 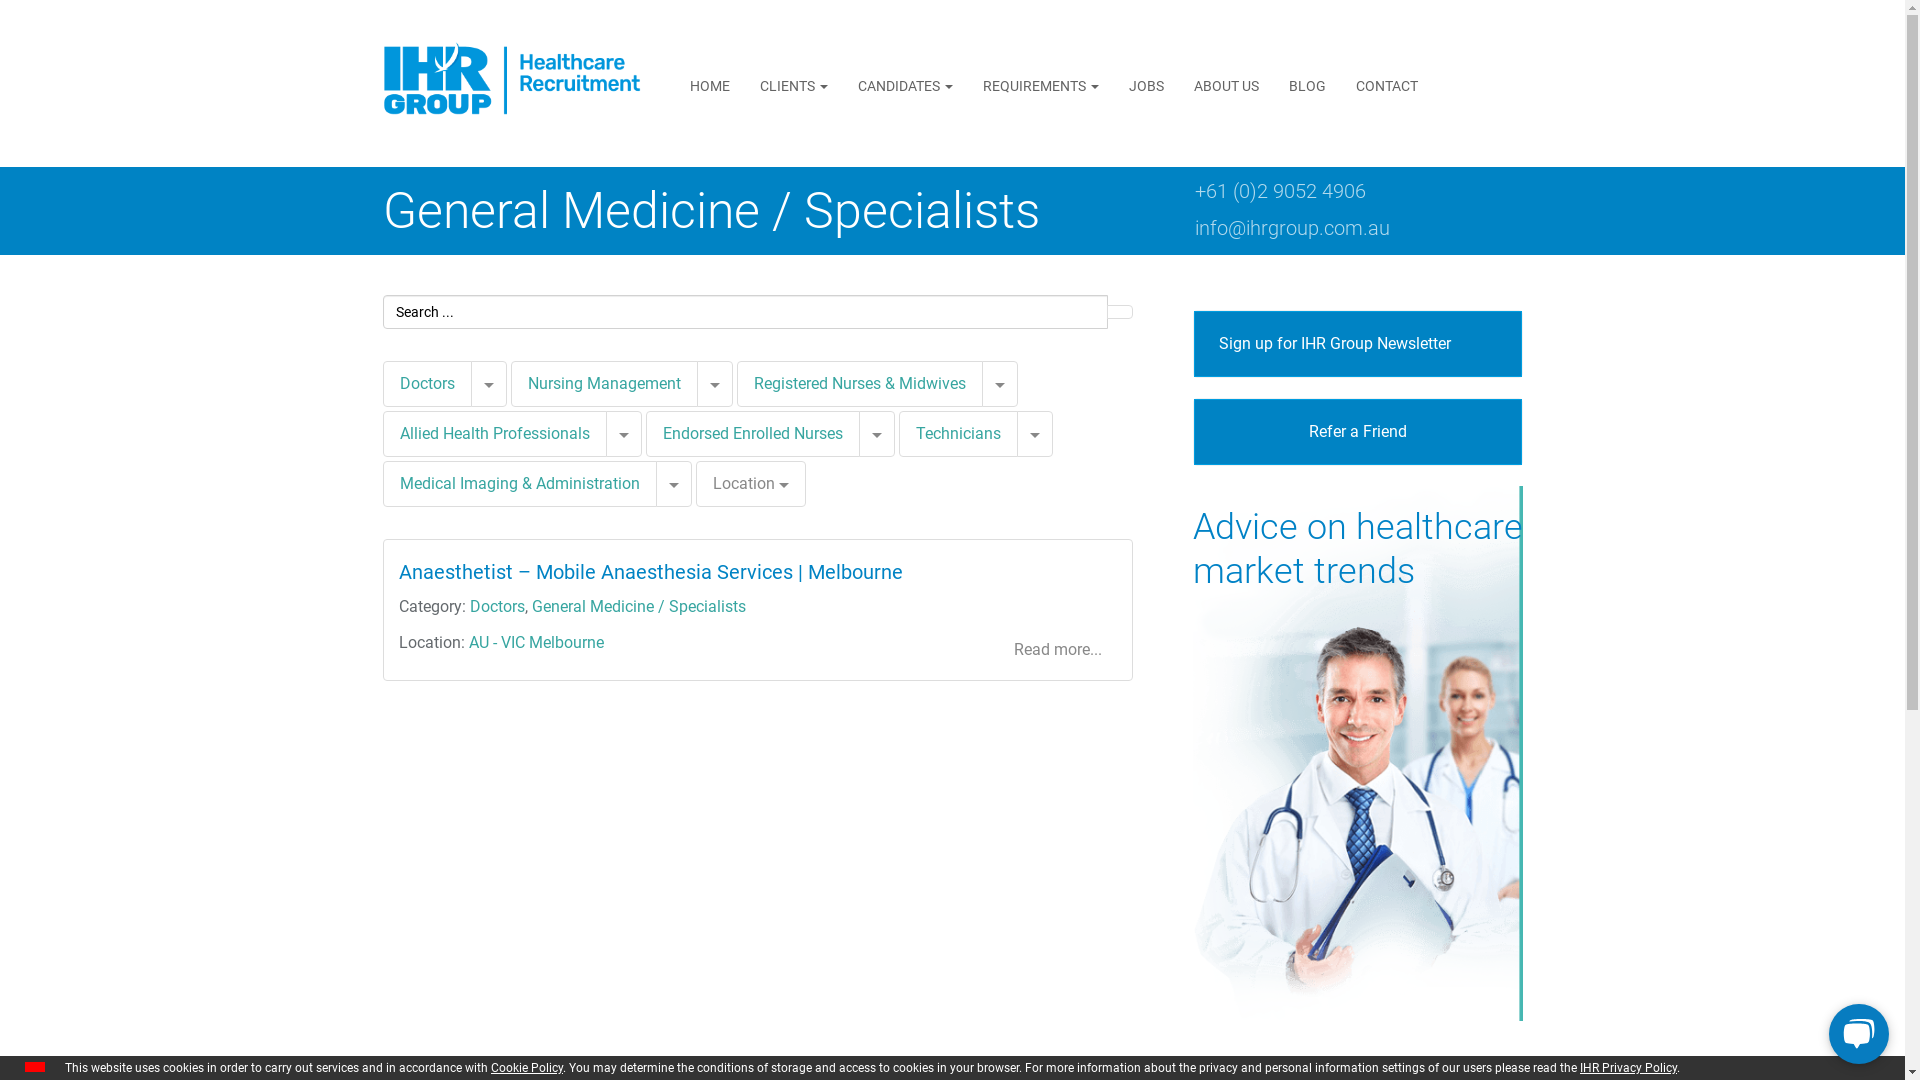 I want to click on 'Registered Nurses & Midwives', so click(x=859, y=383).